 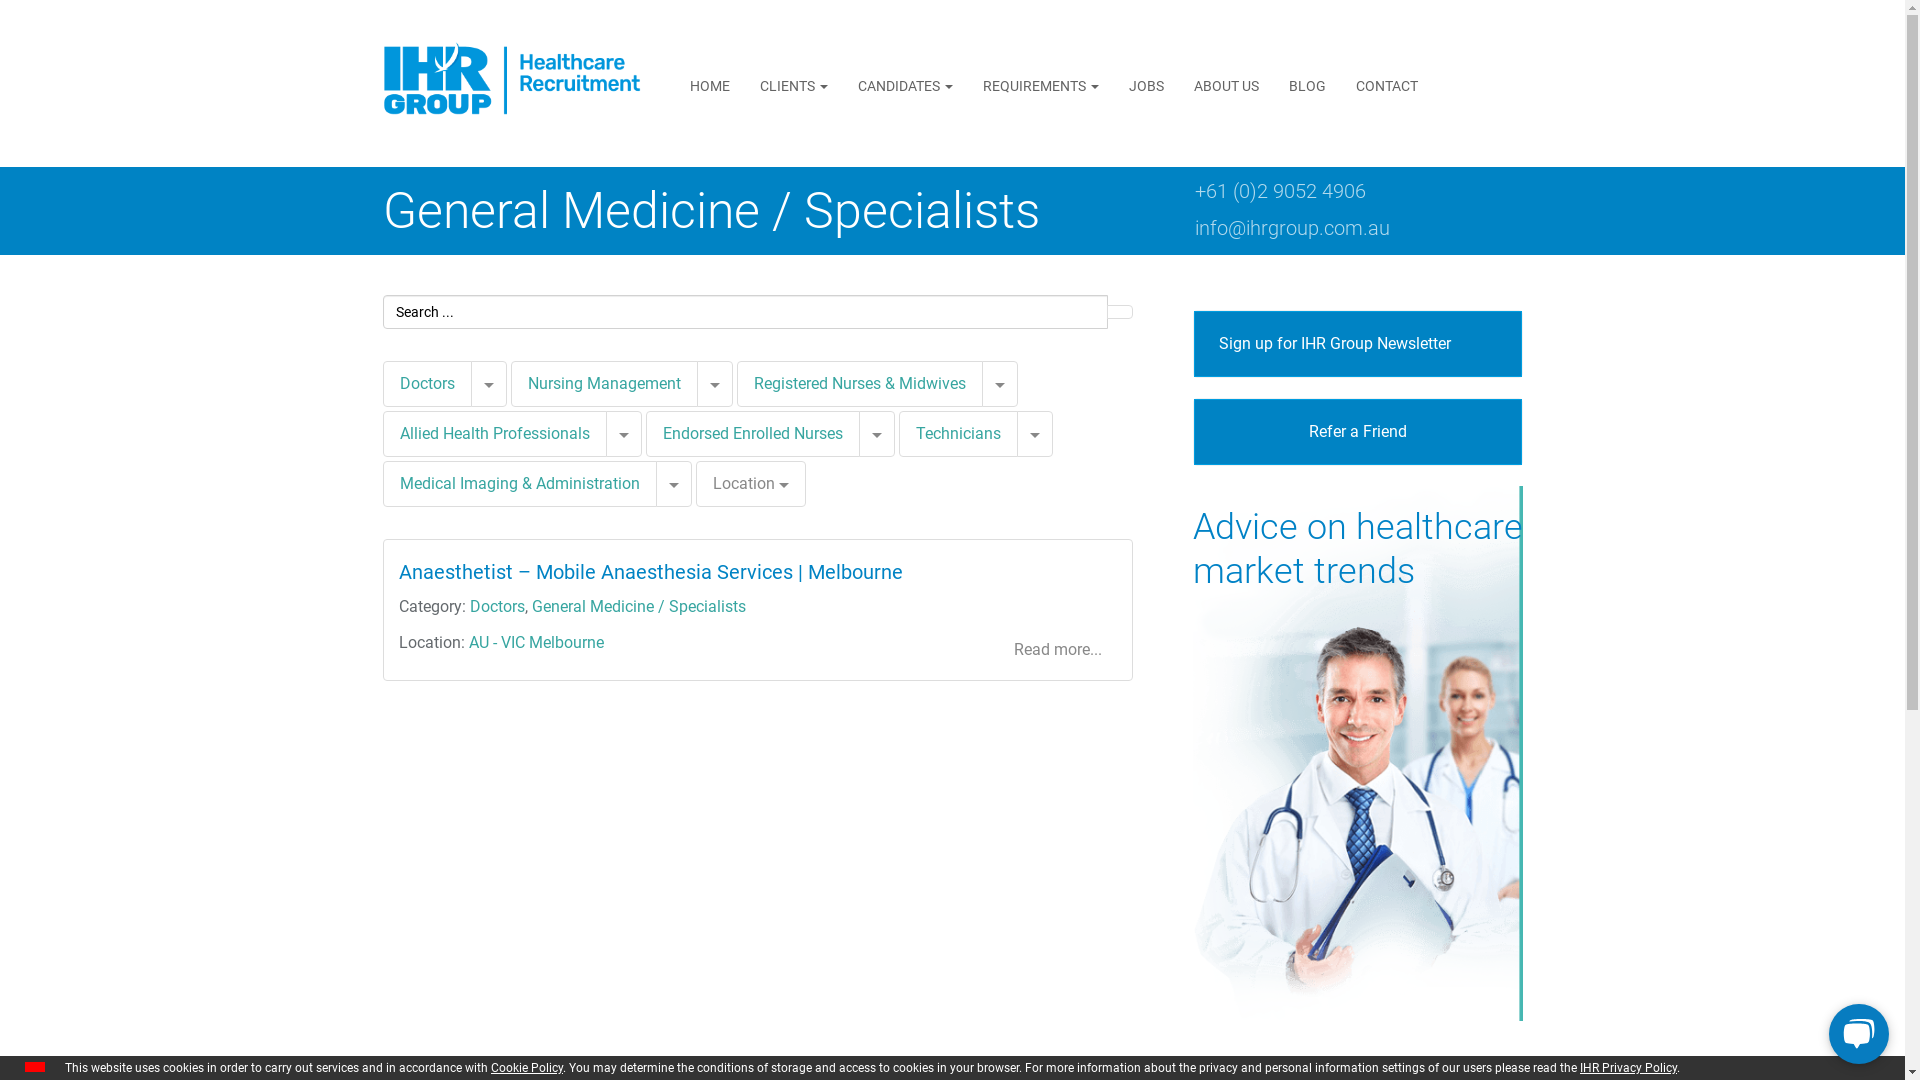 I want to click on 'Registered Nurses & Midwives', so click(x=859, y=383).